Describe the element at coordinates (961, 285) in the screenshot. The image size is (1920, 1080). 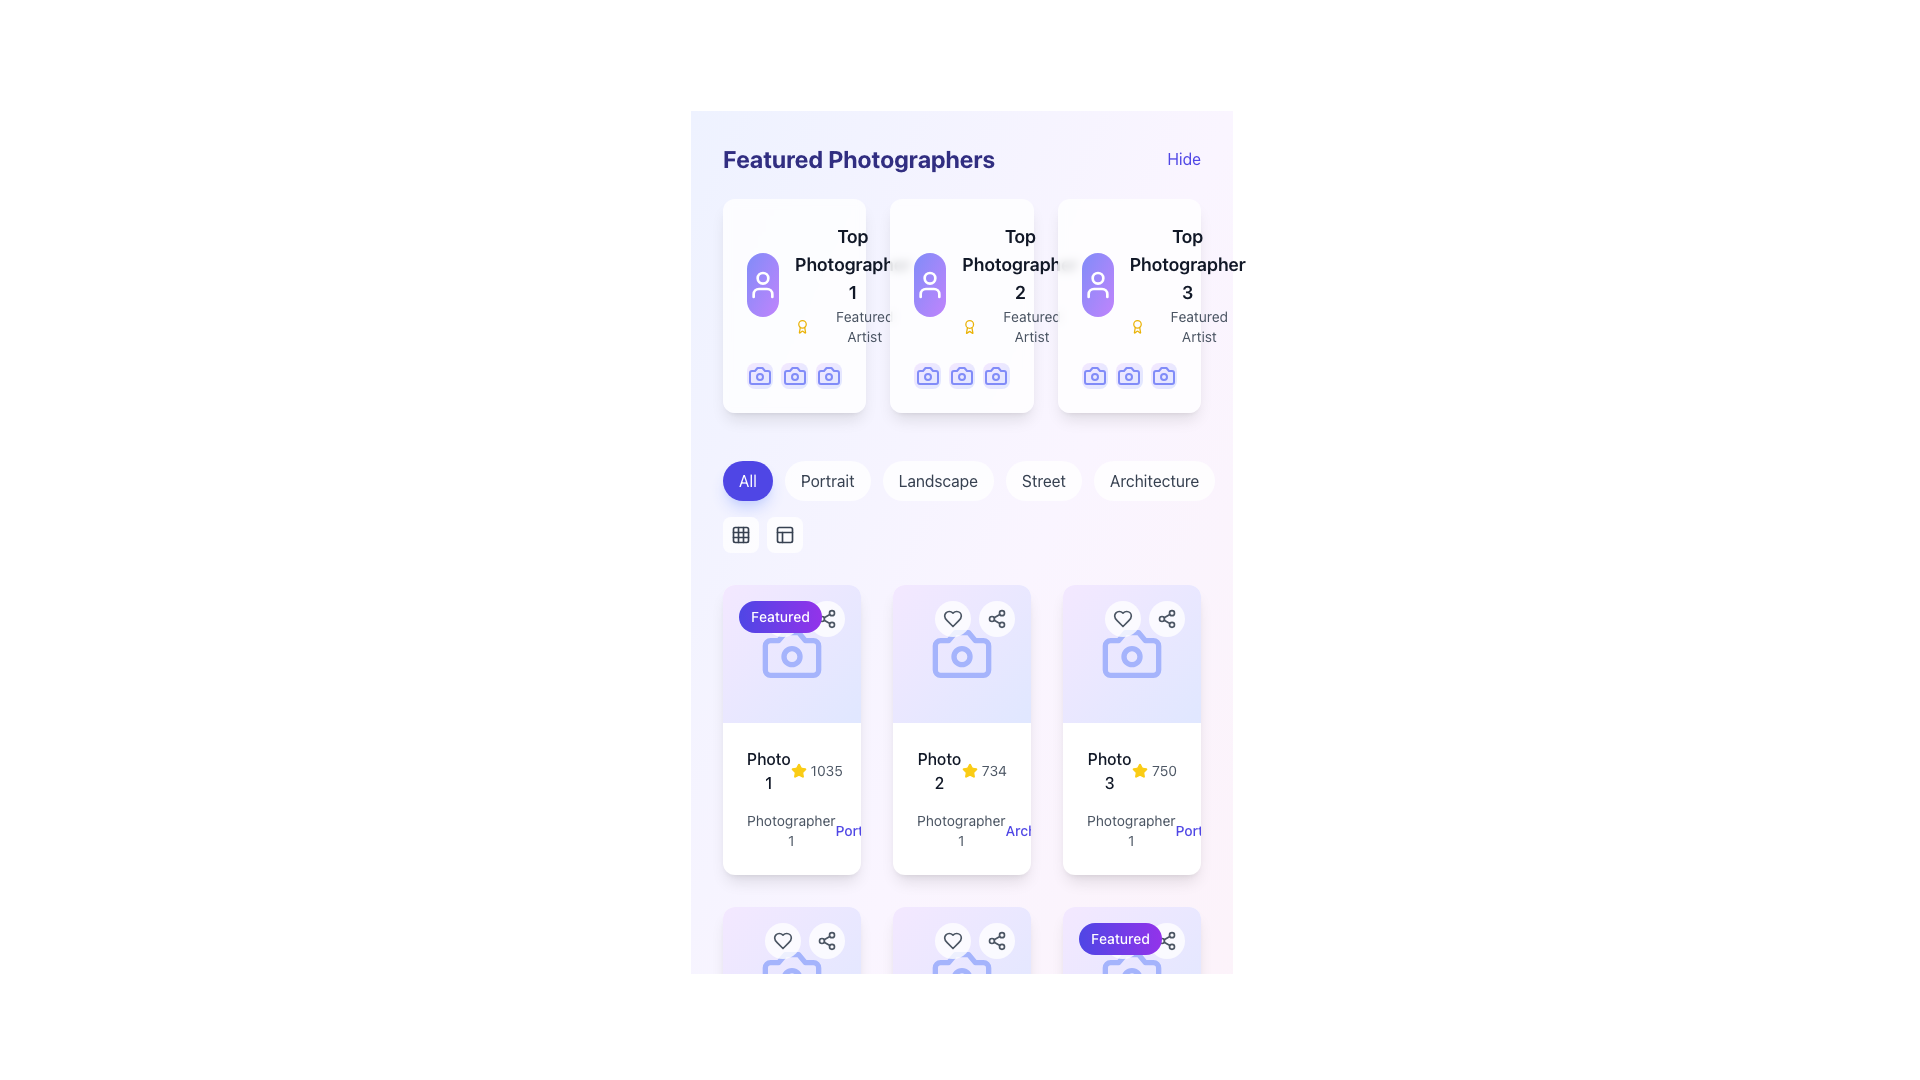
I see `the middle card in the 'Featured Photographers' section that presents a featured photographer's title, description, and accolade` at that location.